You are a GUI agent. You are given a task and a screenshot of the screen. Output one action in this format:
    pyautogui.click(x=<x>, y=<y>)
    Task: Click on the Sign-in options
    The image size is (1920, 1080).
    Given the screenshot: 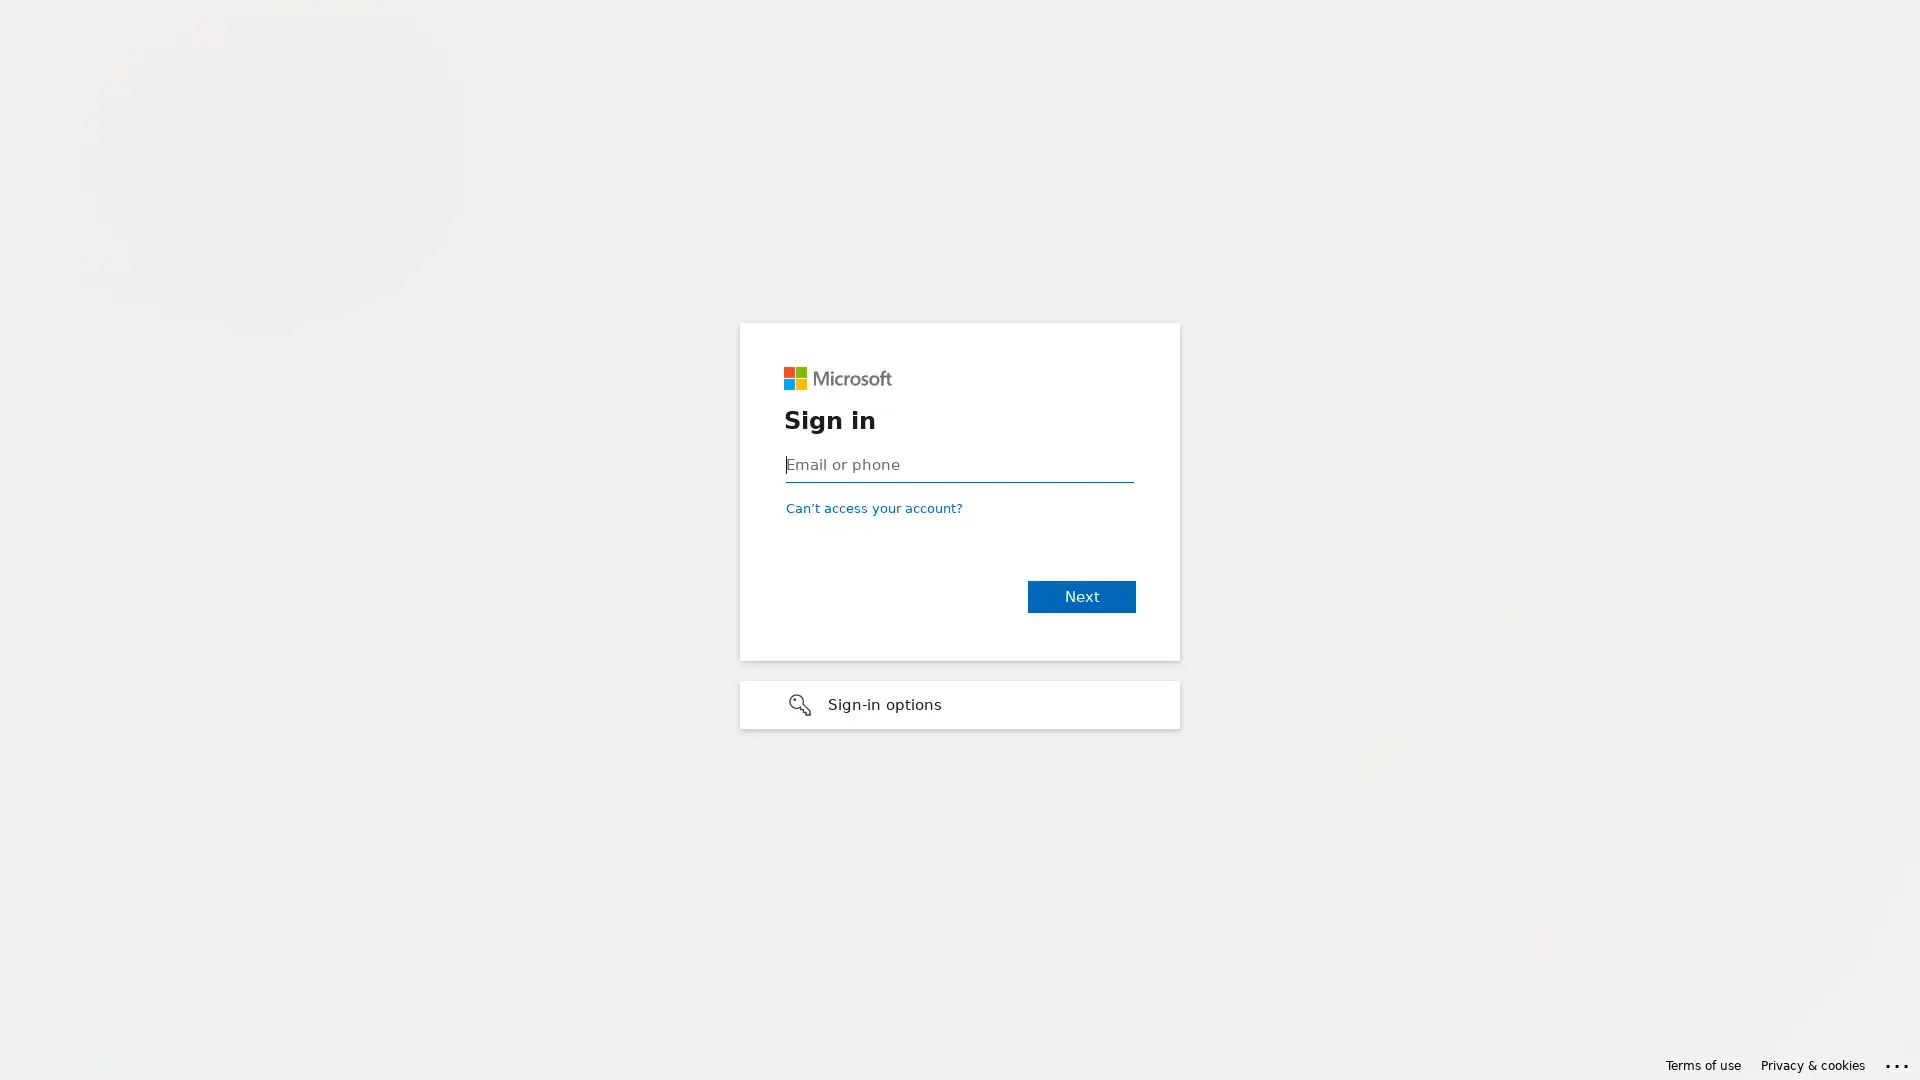 What is the action you would take?
    pyautogui.click(x=960, y=704)
    